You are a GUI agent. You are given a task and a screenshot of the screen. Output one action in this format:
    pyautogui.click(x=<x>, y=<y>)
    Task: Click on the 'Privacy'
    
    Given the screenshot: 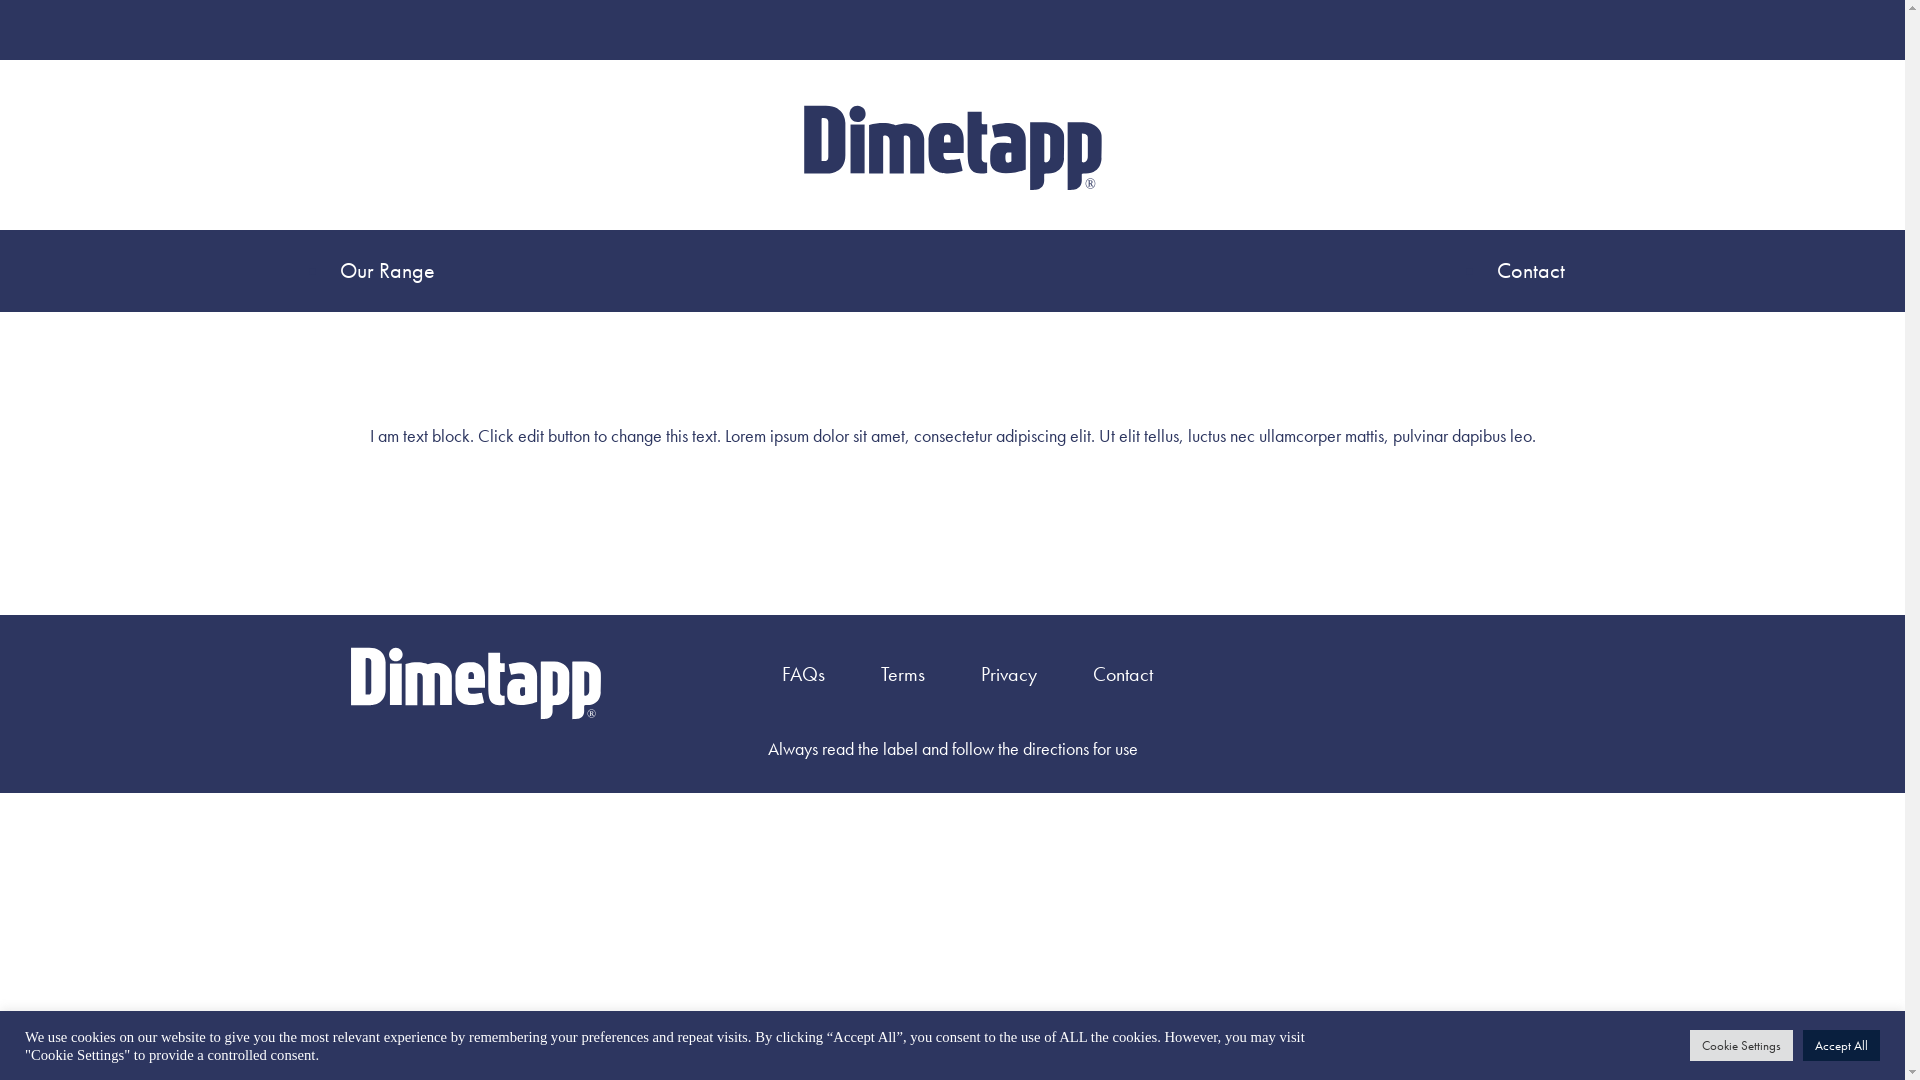 What is the action you would take?
    pyautogui.click(x=1008, y=674)
    